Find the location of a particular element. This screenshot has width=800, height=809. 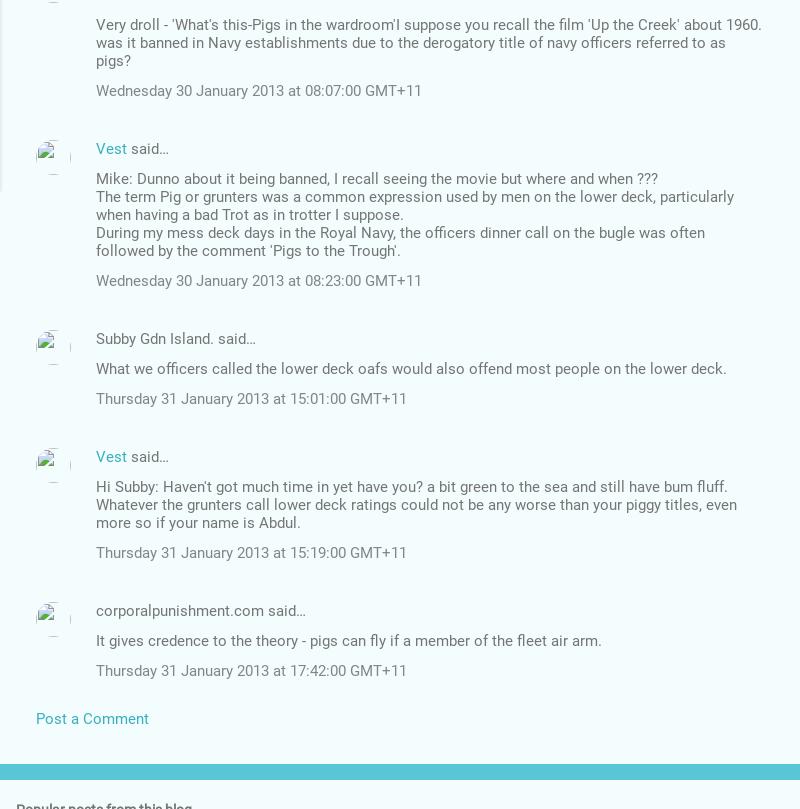

'Post a Comment' is located at coordinates (92, 716).